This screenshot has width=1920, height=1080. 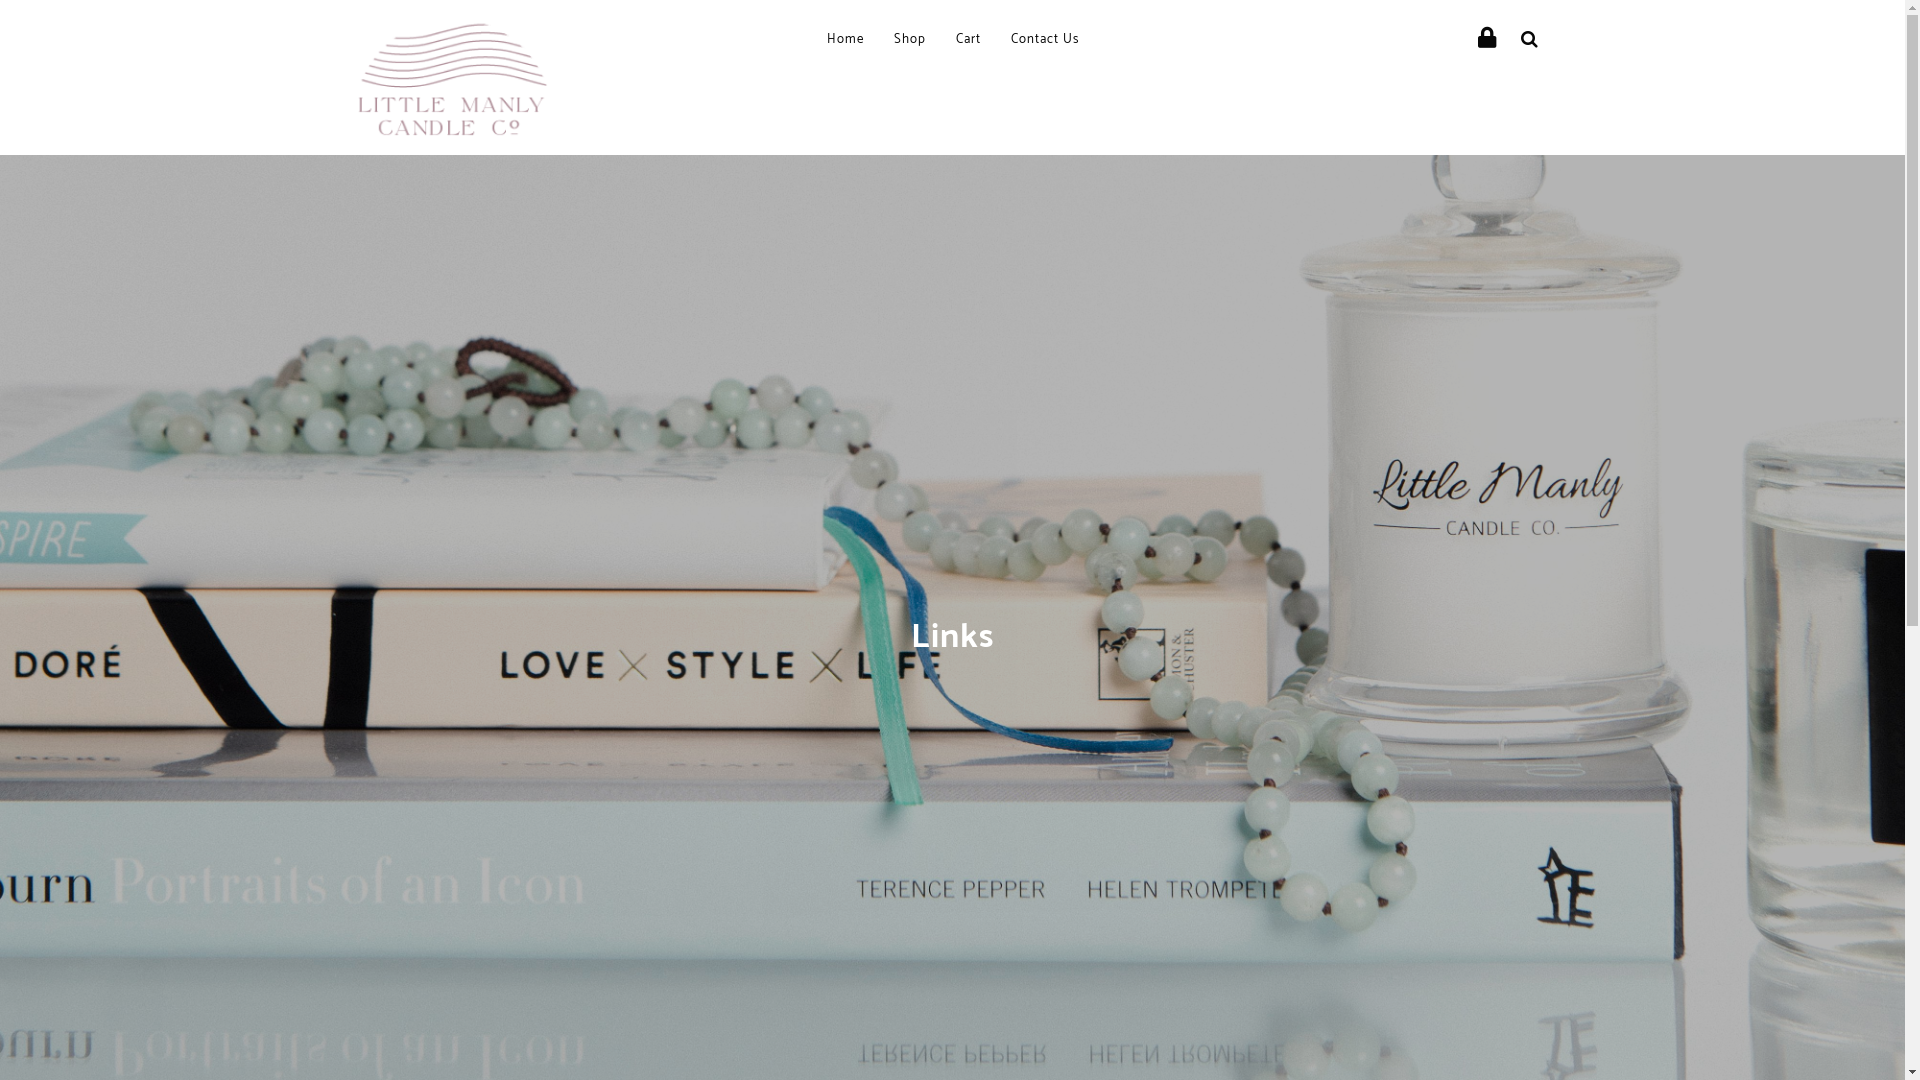 What do you see at coordinates (1042, 39) in the screenshot?
I see `'Contact Us'` at bounding box center [1042, 39].